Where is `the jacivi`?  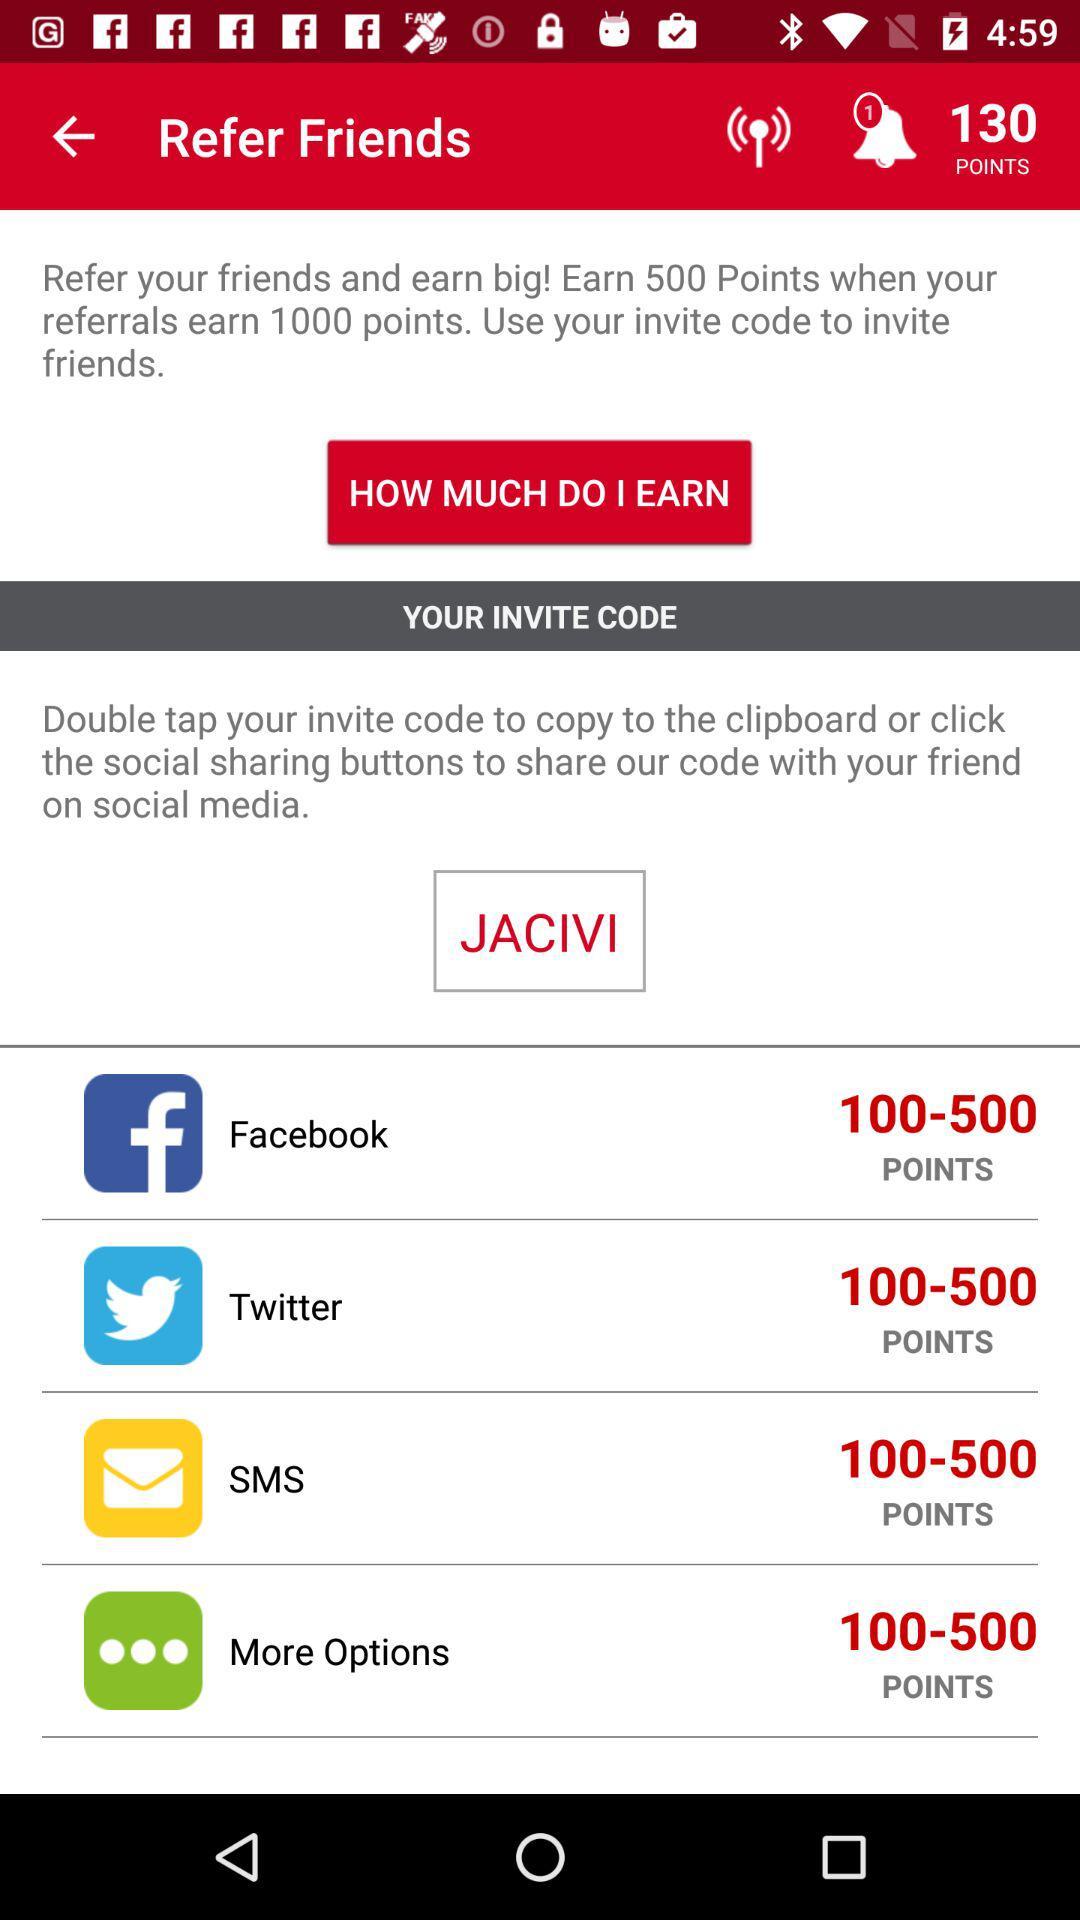
the jacivi is located at coordinates (538, 930).